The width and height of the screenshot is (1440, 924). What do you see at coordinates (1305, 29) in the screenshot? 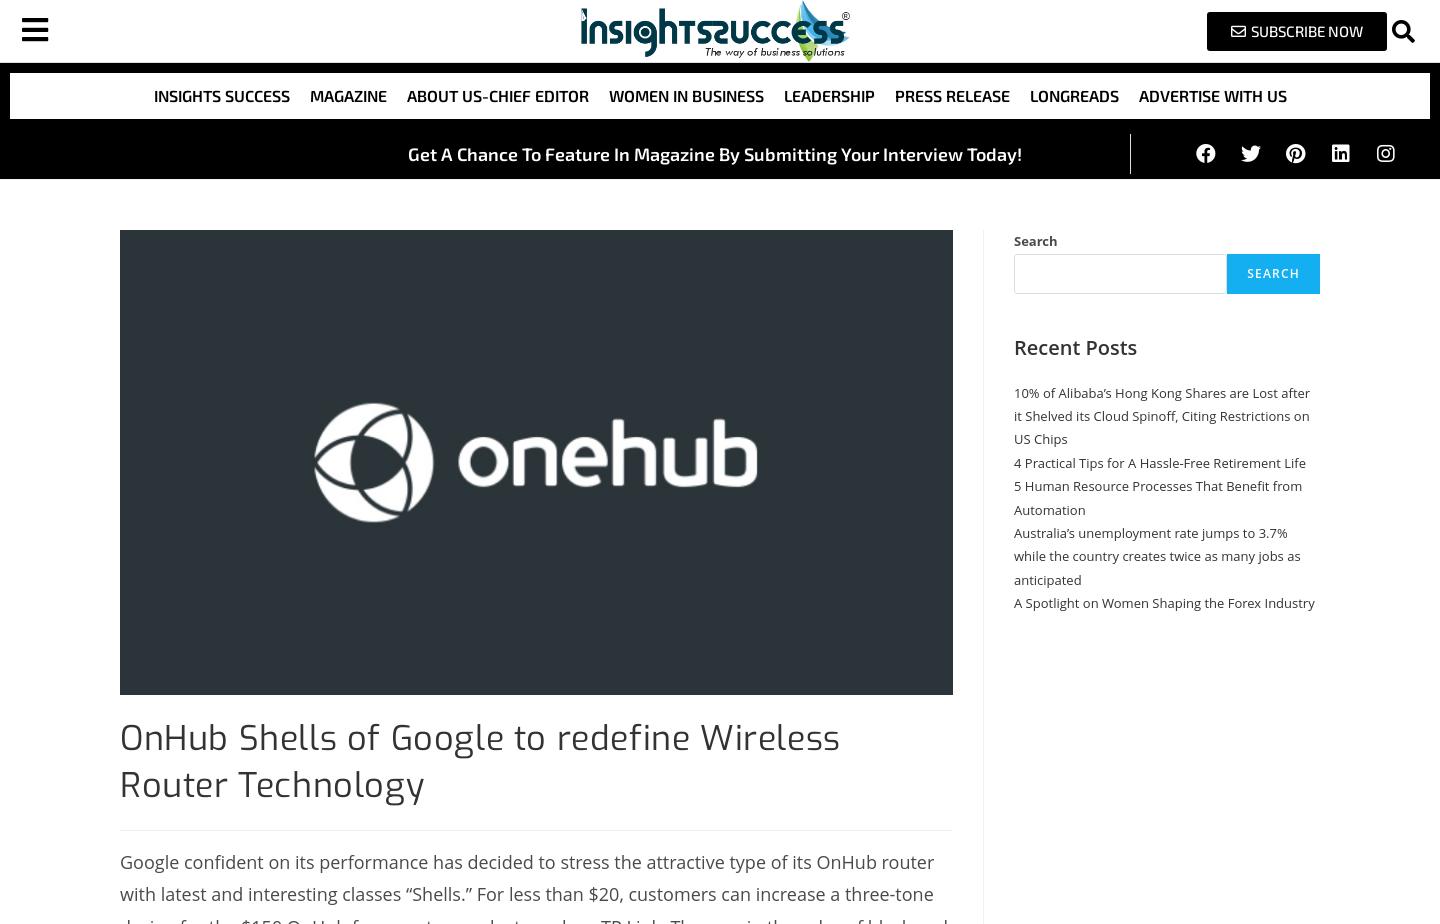
I see `'subscribe Now'` at bounding box center [1305, 29].